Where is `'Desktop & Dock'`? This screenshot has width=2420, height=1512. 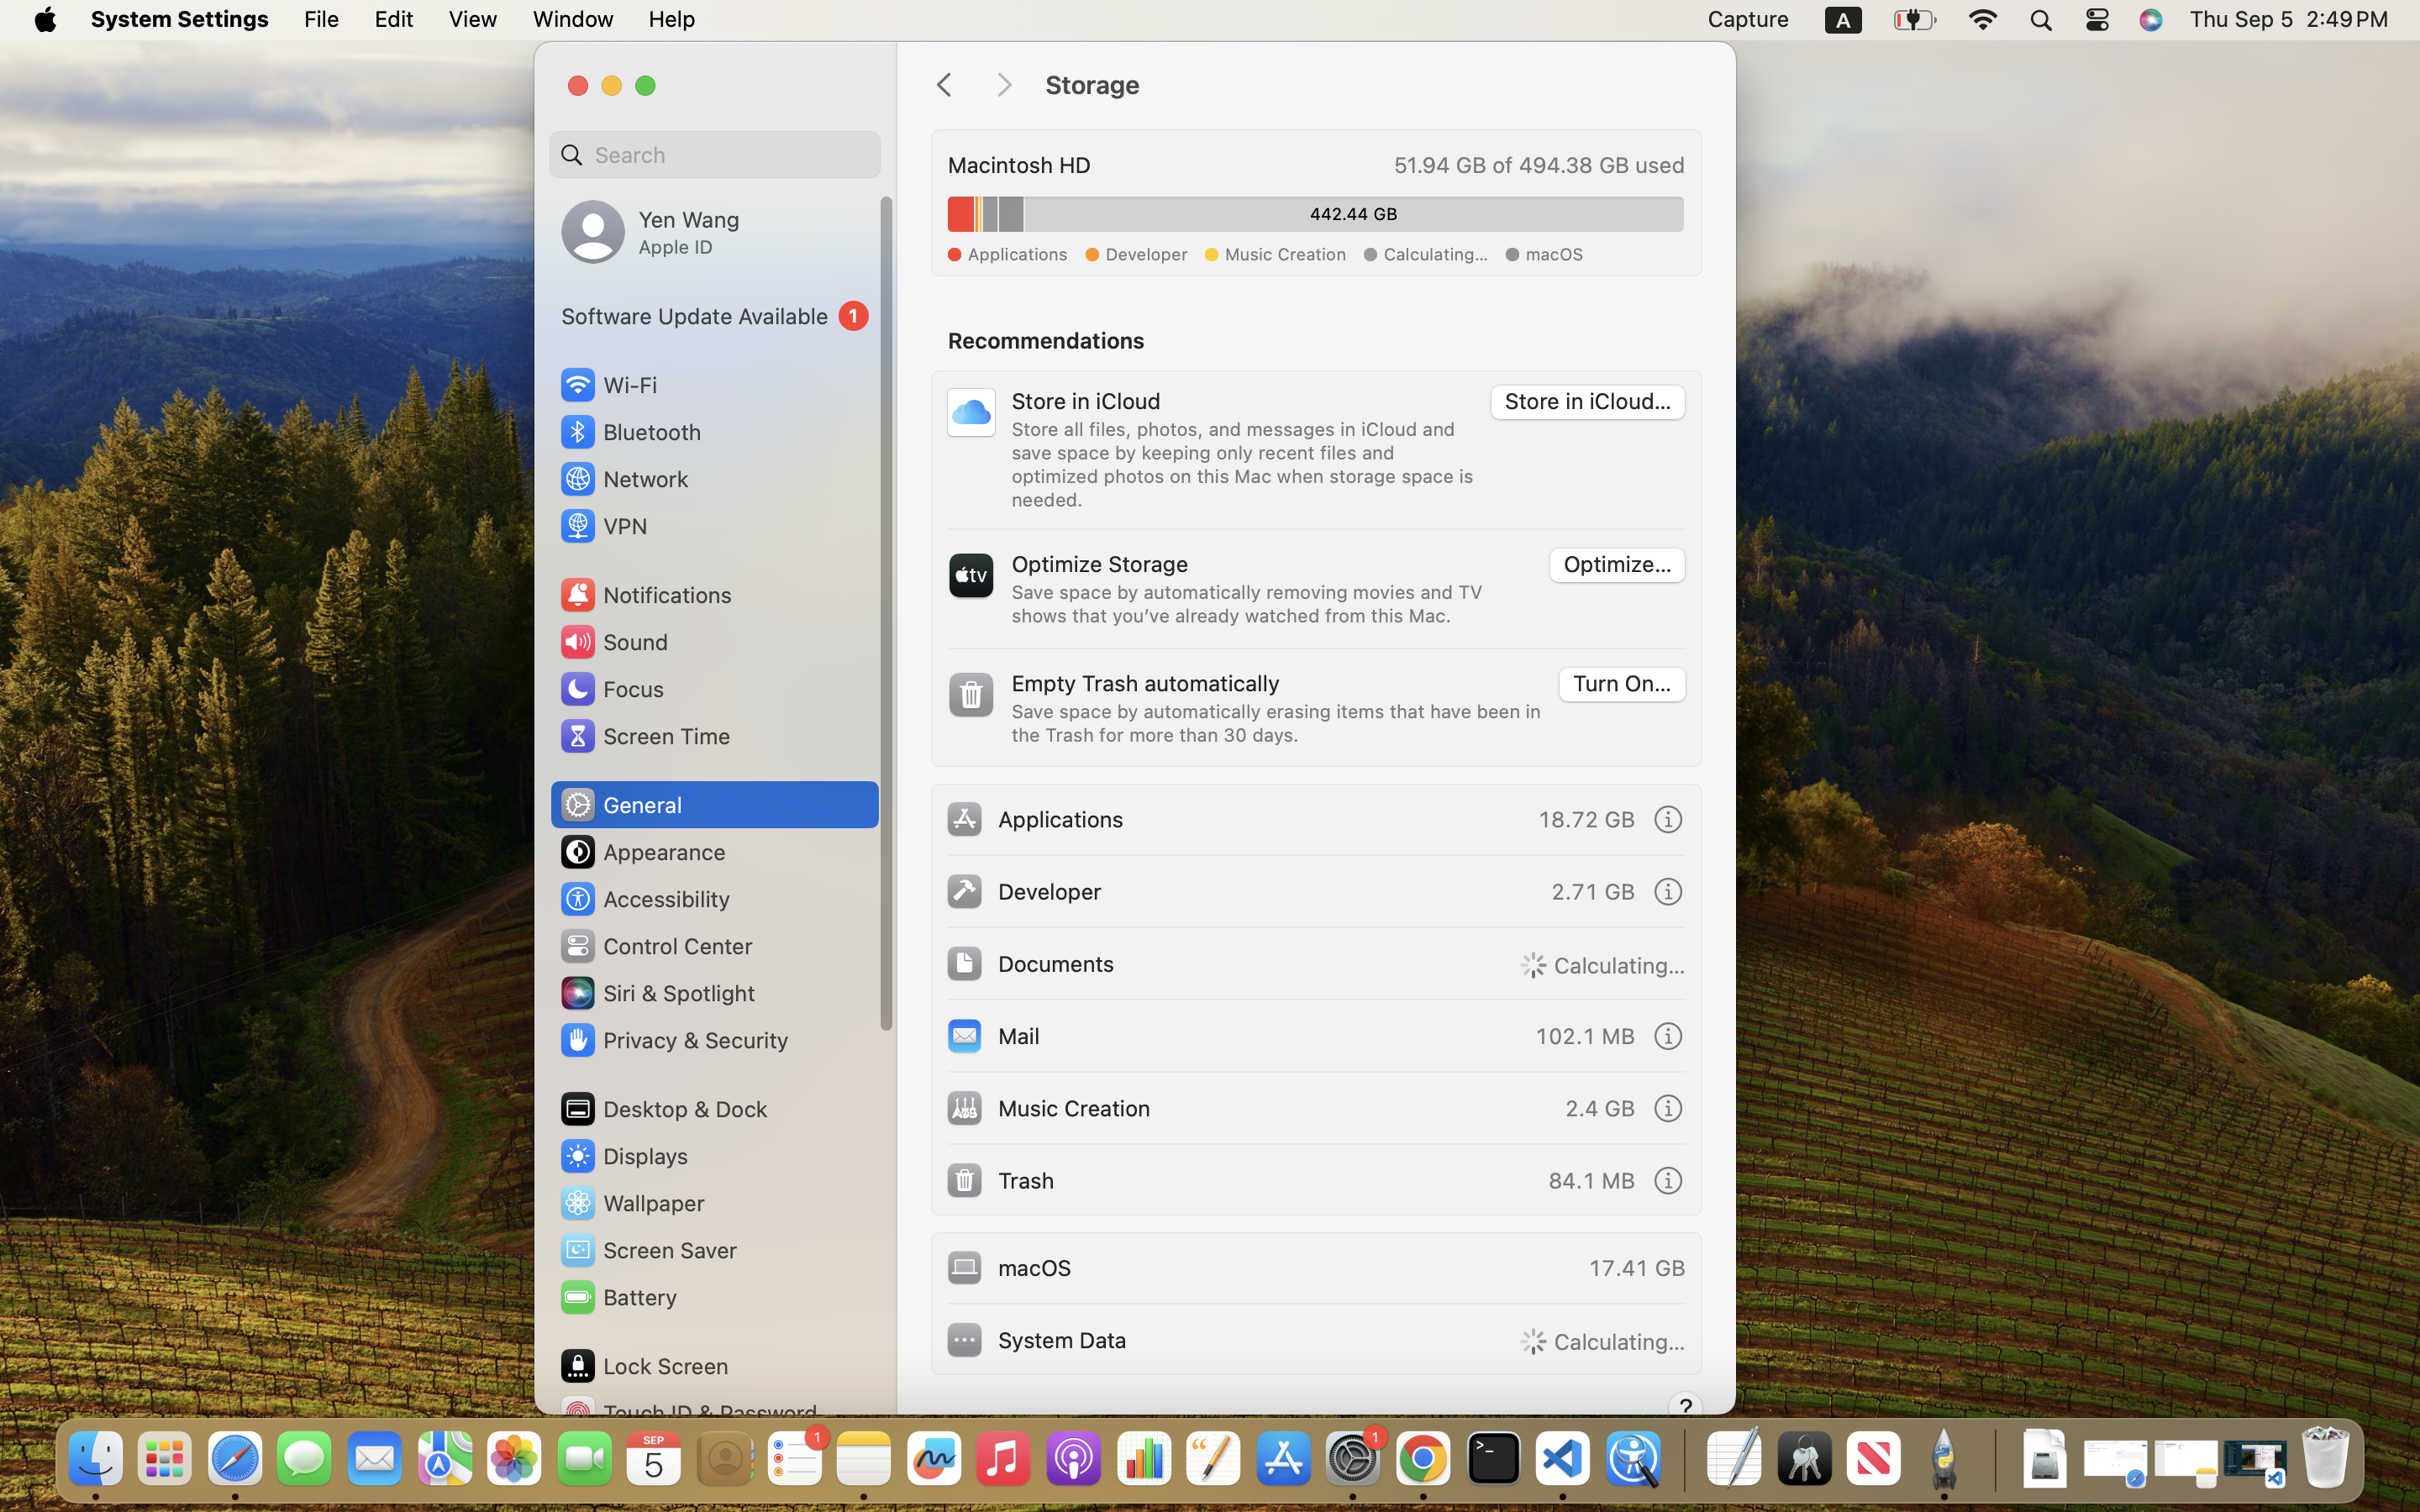
'Desktop & Dock' is located at coordinates (662, 1108).